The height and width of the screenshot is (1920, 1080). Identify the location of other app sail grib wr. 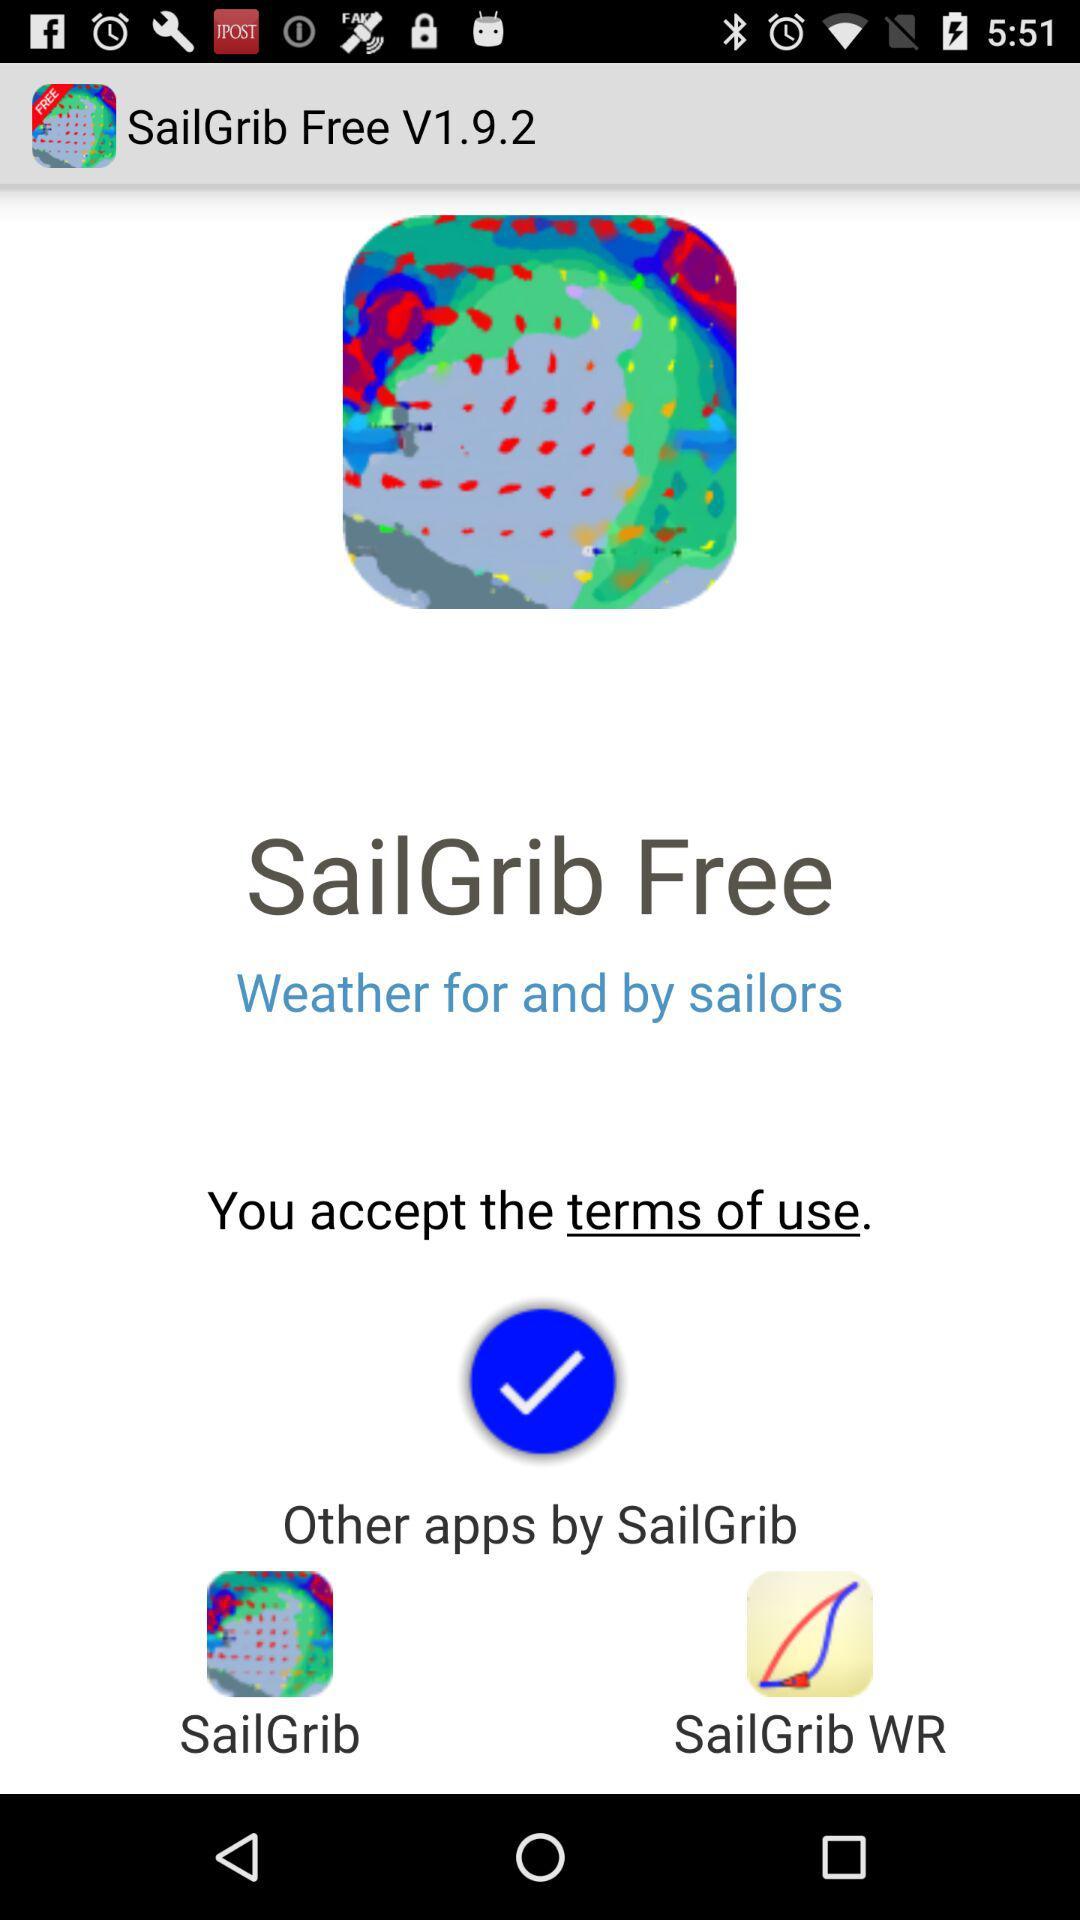
(810, 1634).